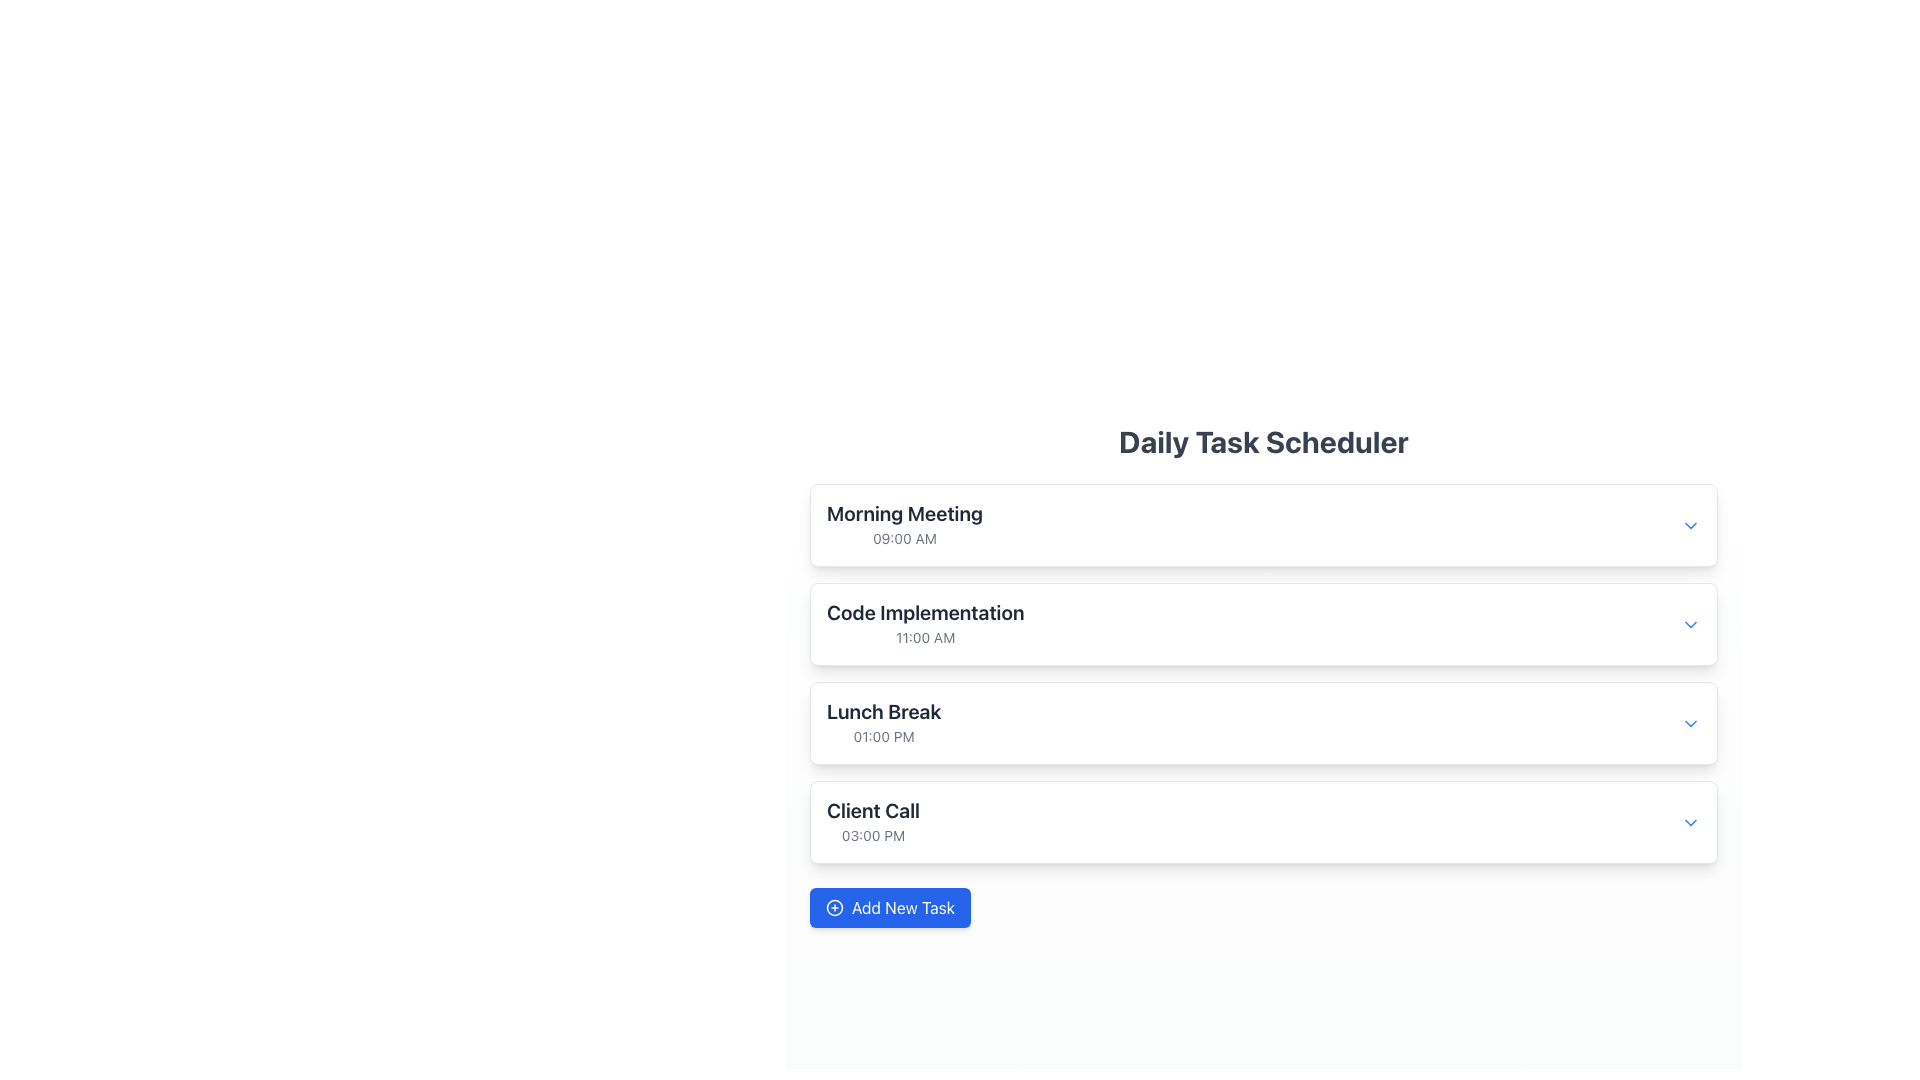  I want to click on text displayed in the gray color showing the time '03:00 PM' located in the bottom right section of the 'Client Call' task card, so click(873, 835).